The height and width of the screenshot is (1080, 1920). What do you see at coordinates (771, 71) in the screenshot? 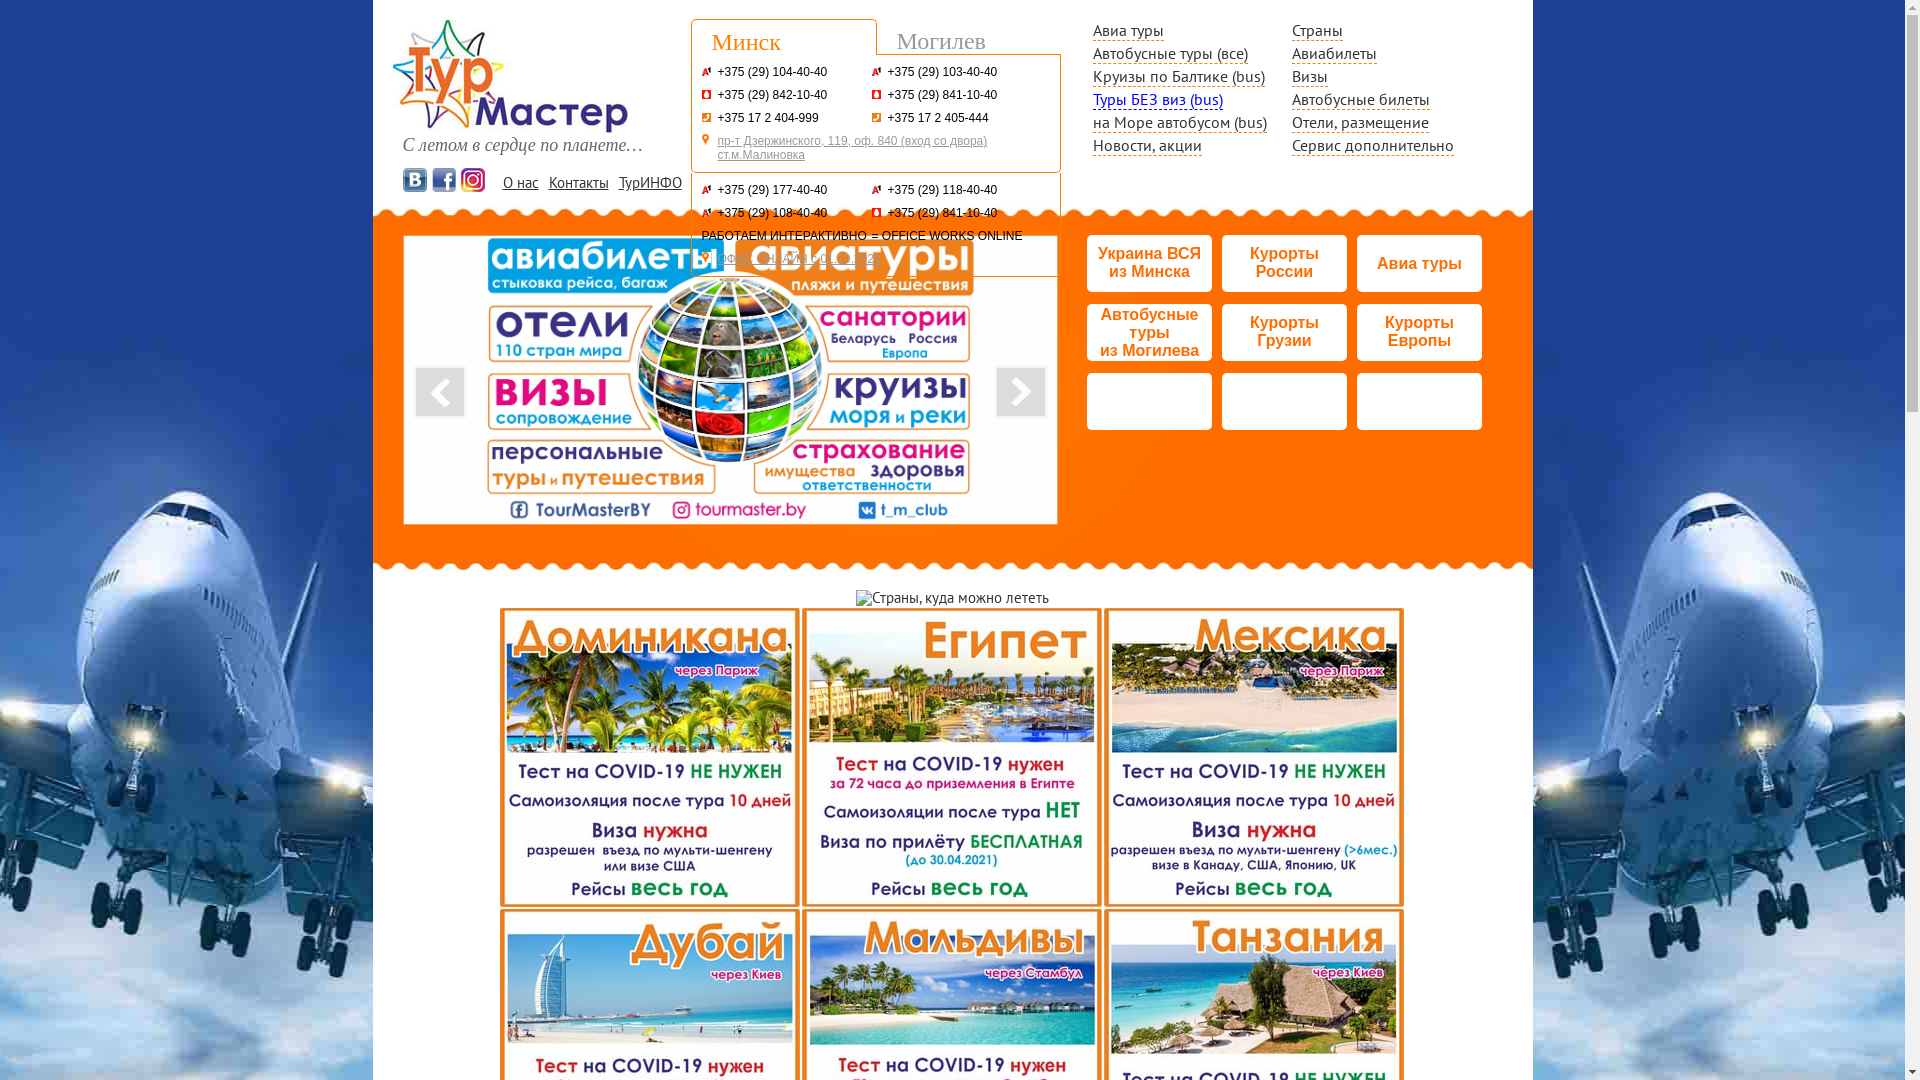
I see `'+375 (29) 104-40-40'` at bounding box center [771, 71].